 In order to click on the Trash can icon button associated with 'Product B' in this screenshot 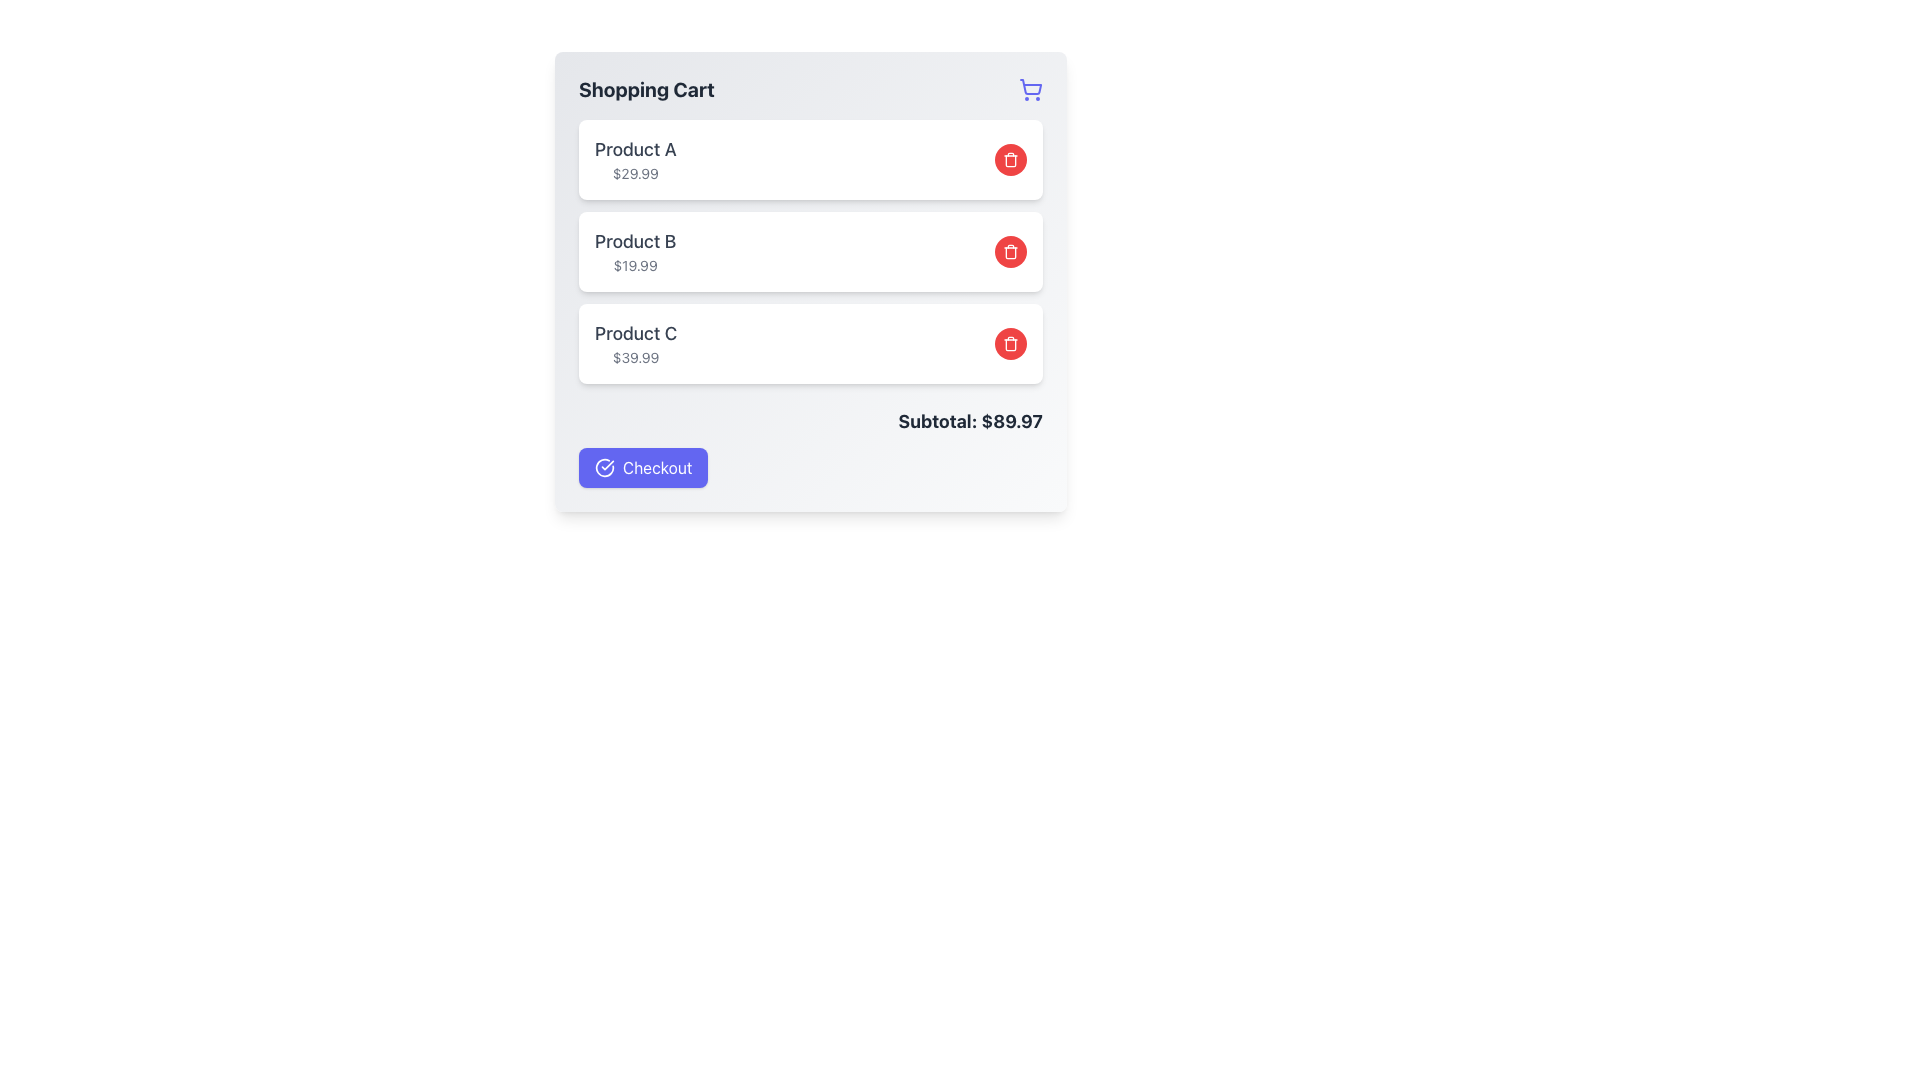, I will do `click(1011, 250)`.